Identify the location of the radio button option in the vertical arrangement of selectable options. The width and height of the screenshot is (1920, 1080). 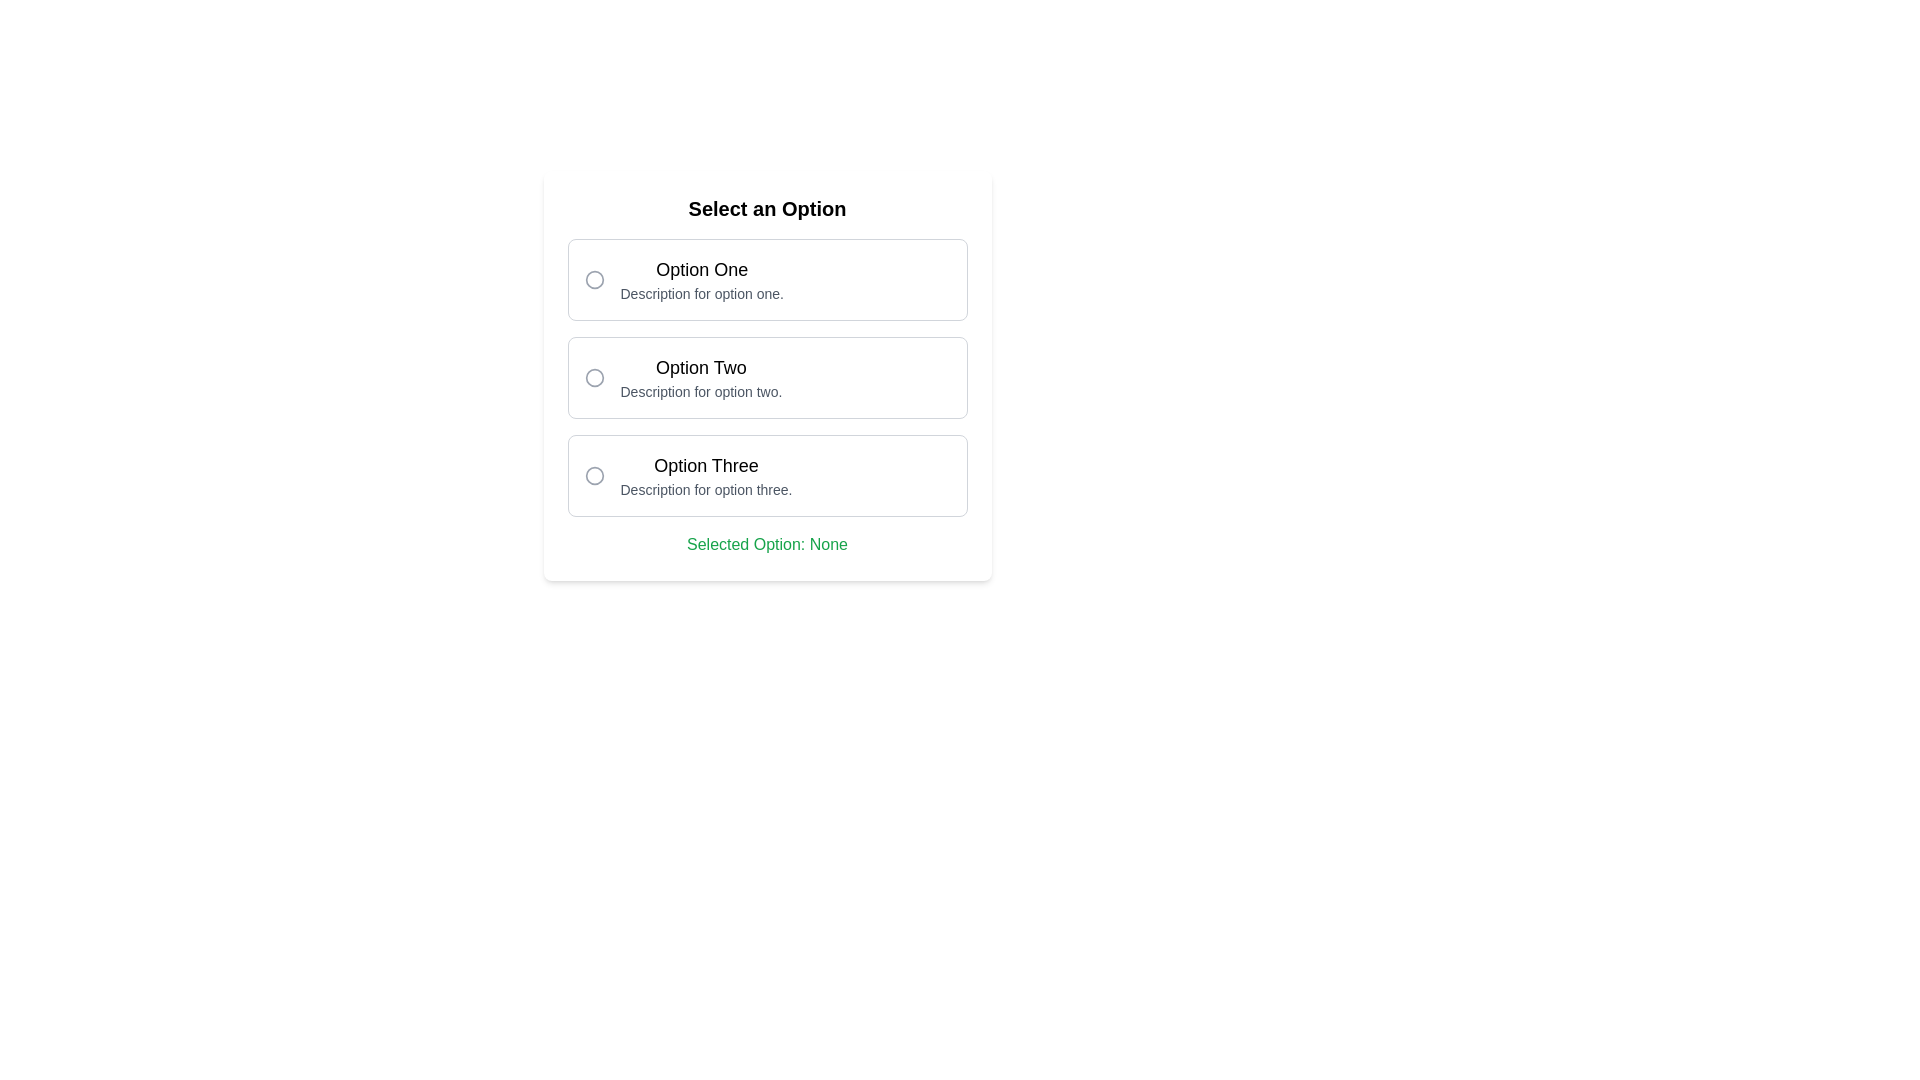
(766, 378).